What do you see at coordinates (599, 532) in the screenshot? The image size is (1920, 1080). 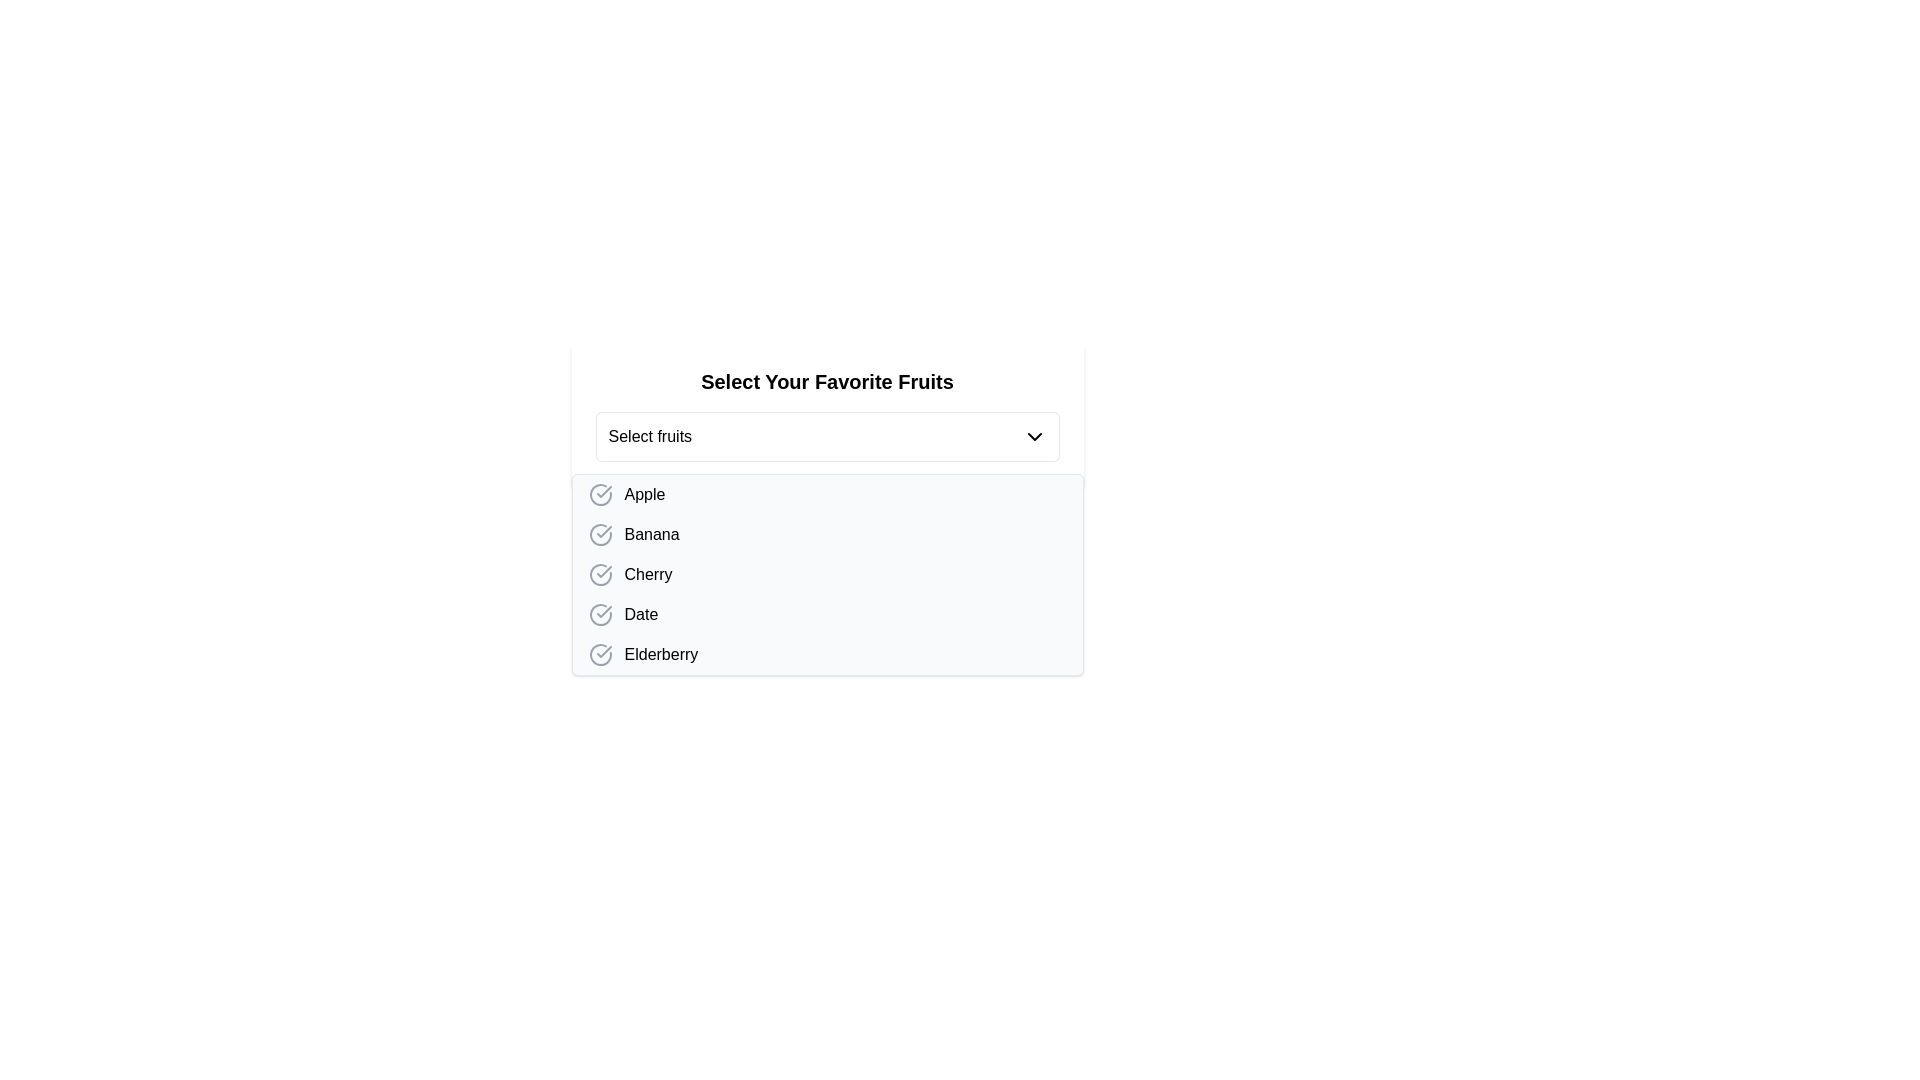 I see `the graphical selection indicator (checked state) associated with the list item 'Banana' to confirm its selection` at bounding box center [599, 532].